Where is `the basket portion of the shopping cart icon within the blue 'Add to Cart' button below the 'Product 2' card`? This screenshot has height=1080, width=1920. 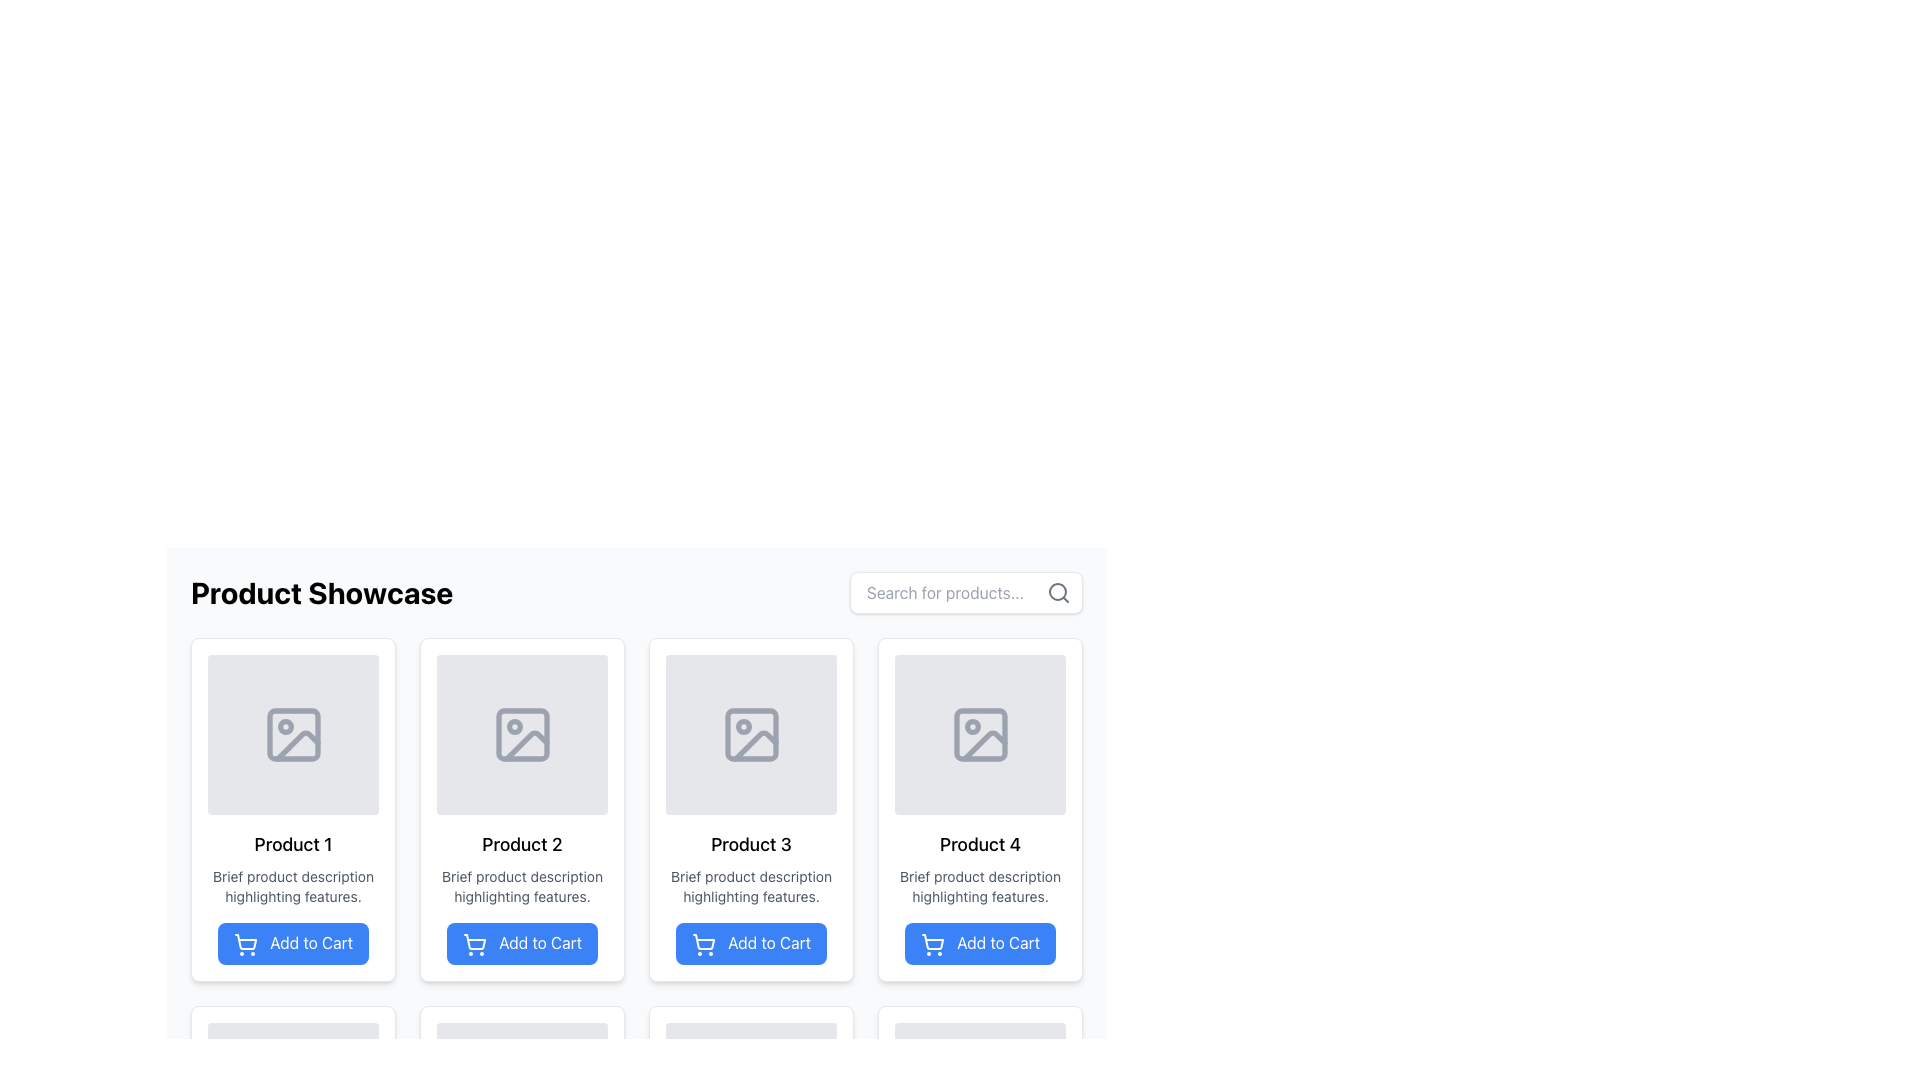 the basket portion of the shopping cart icon within the blue 'Add to Cart' button below the 'Product 2' card is located at coordinates (474, 941).